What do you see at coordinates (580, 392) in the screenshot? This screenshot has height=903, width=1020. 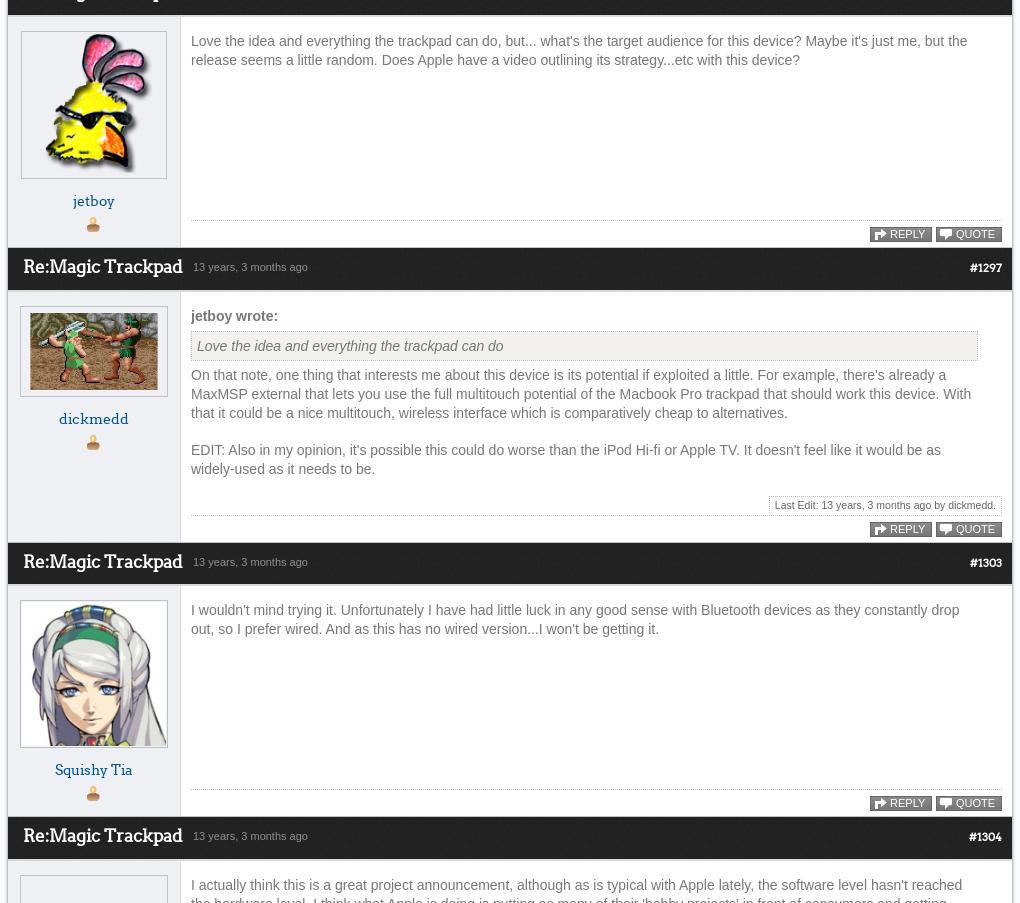 I see `'On that note, one thing that interests me about this device is its potential if exploited a little. For example, there's already a MaxMSP external that lets you use the full multitouch potential of the Macbook Pro trackpad that should work this device. With that it could be a nice multitouch, wireless interface which is comparatively cheap to alternatives.'` at bounding box center [580, 392].